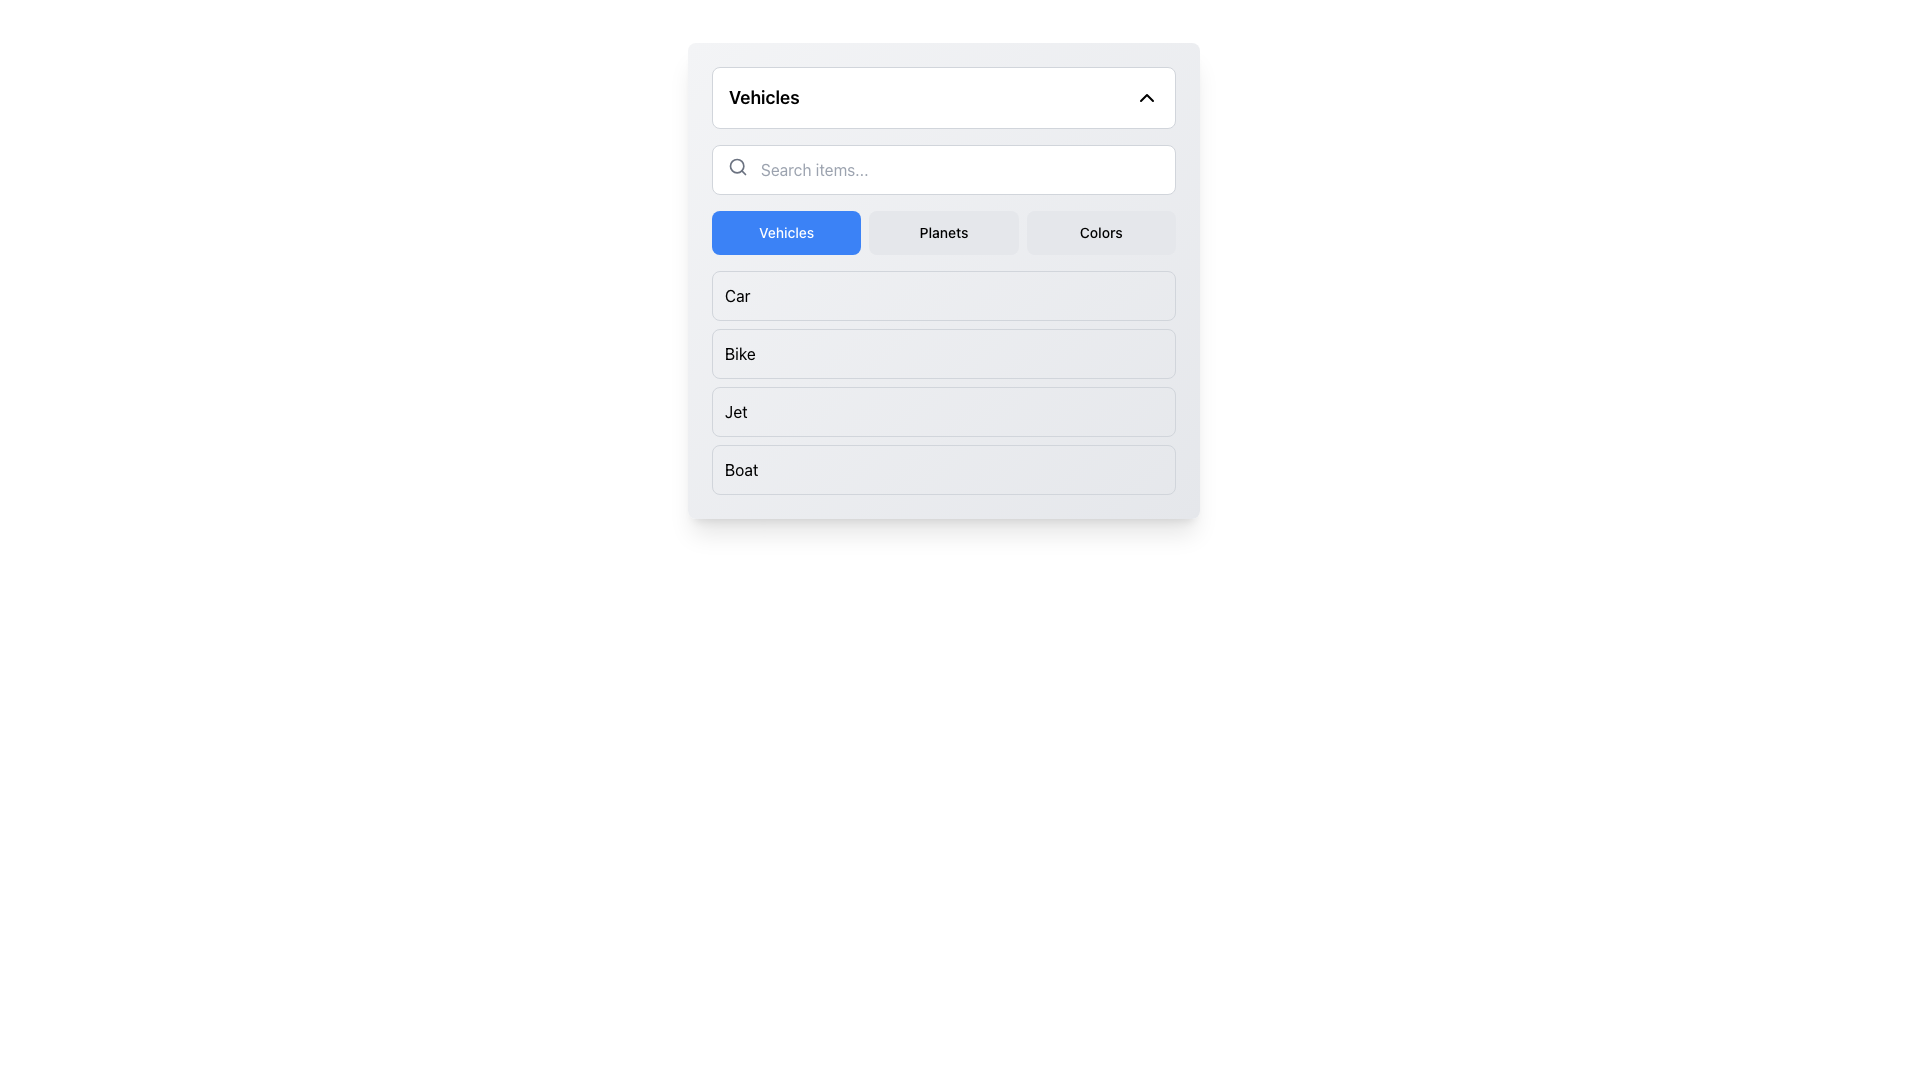  Describe the element at coordinates (737, 165) in the screenshot. I see `the search icon represented as a magnifying glass, which is located at the leftmost side of the search bar input field next to the placeholder text 'Search items...'` at that location.